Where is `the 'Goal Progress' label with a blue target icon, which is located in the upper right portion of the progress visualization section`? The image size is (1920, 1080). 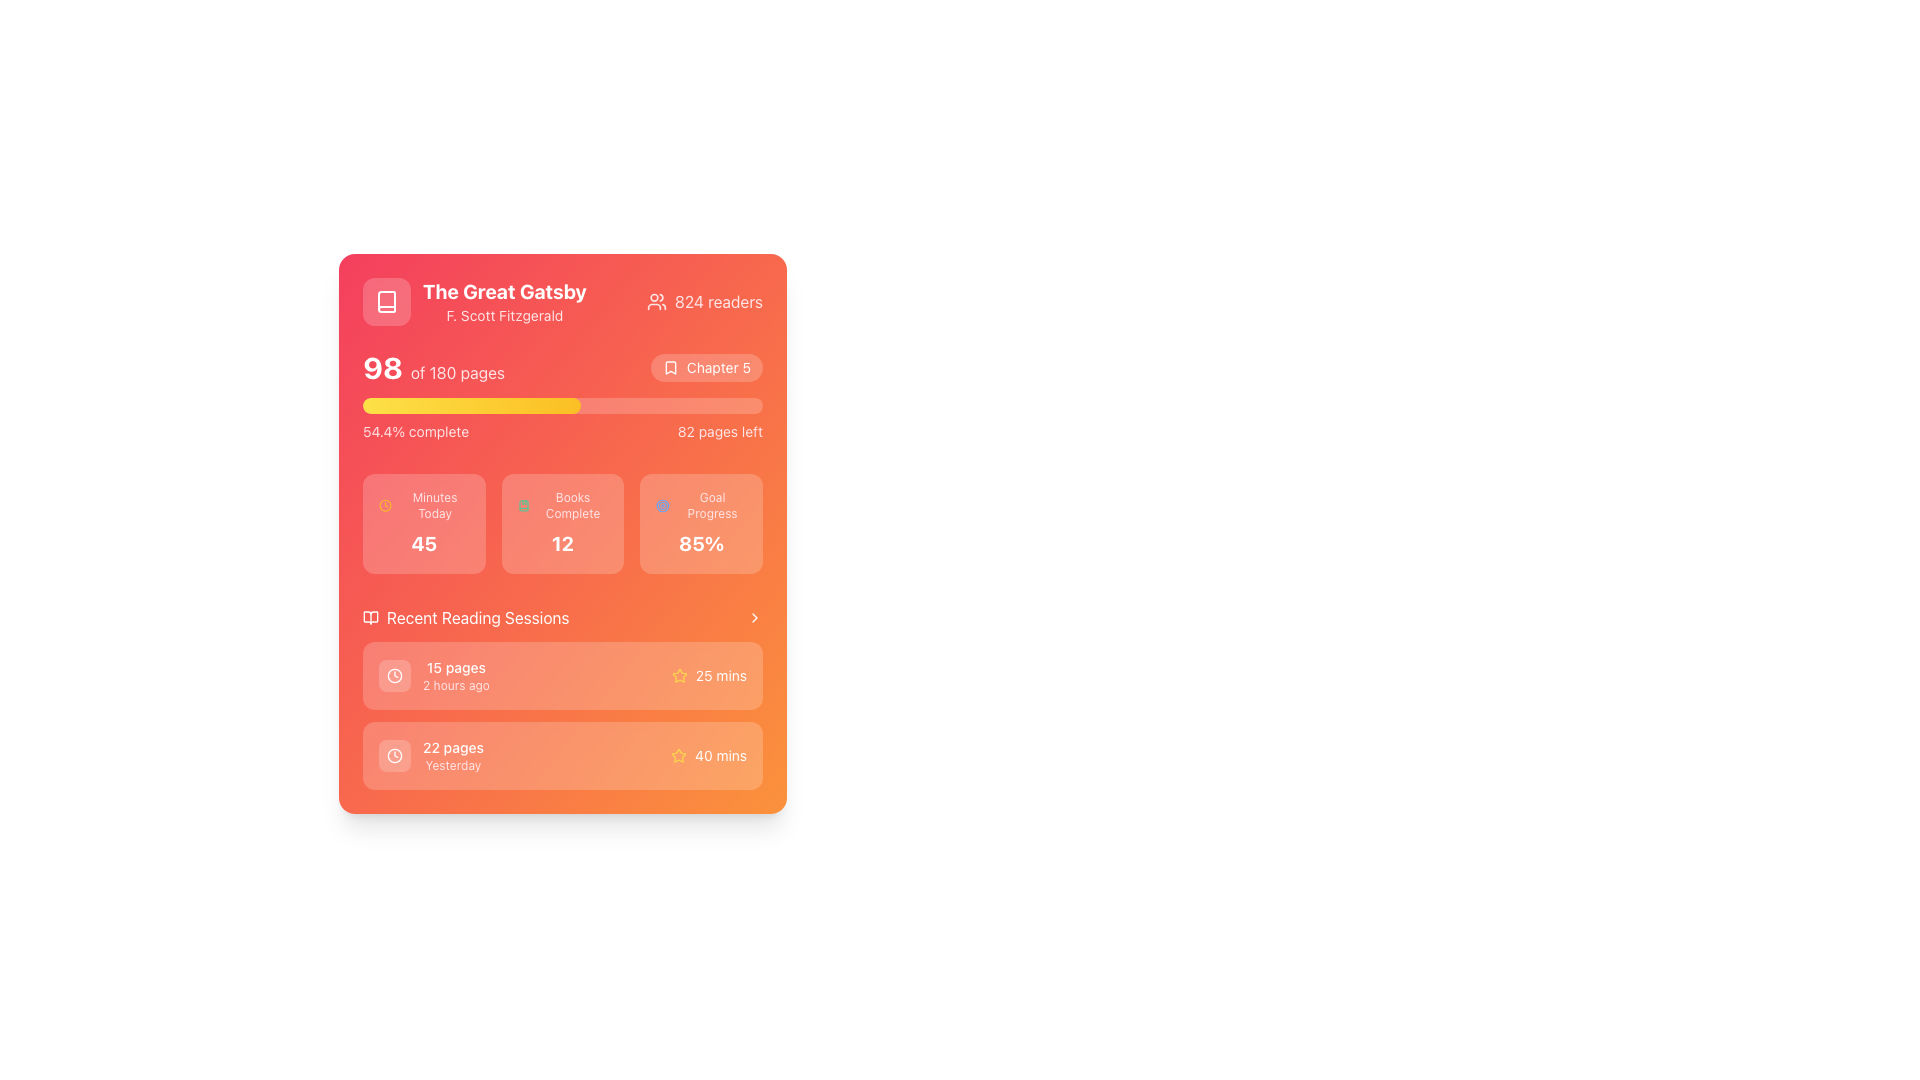 the 'Goal Progress' label with a blue target icon, which is located in the upper right portion of the progress visualization section is located at coordinates (701, 504).